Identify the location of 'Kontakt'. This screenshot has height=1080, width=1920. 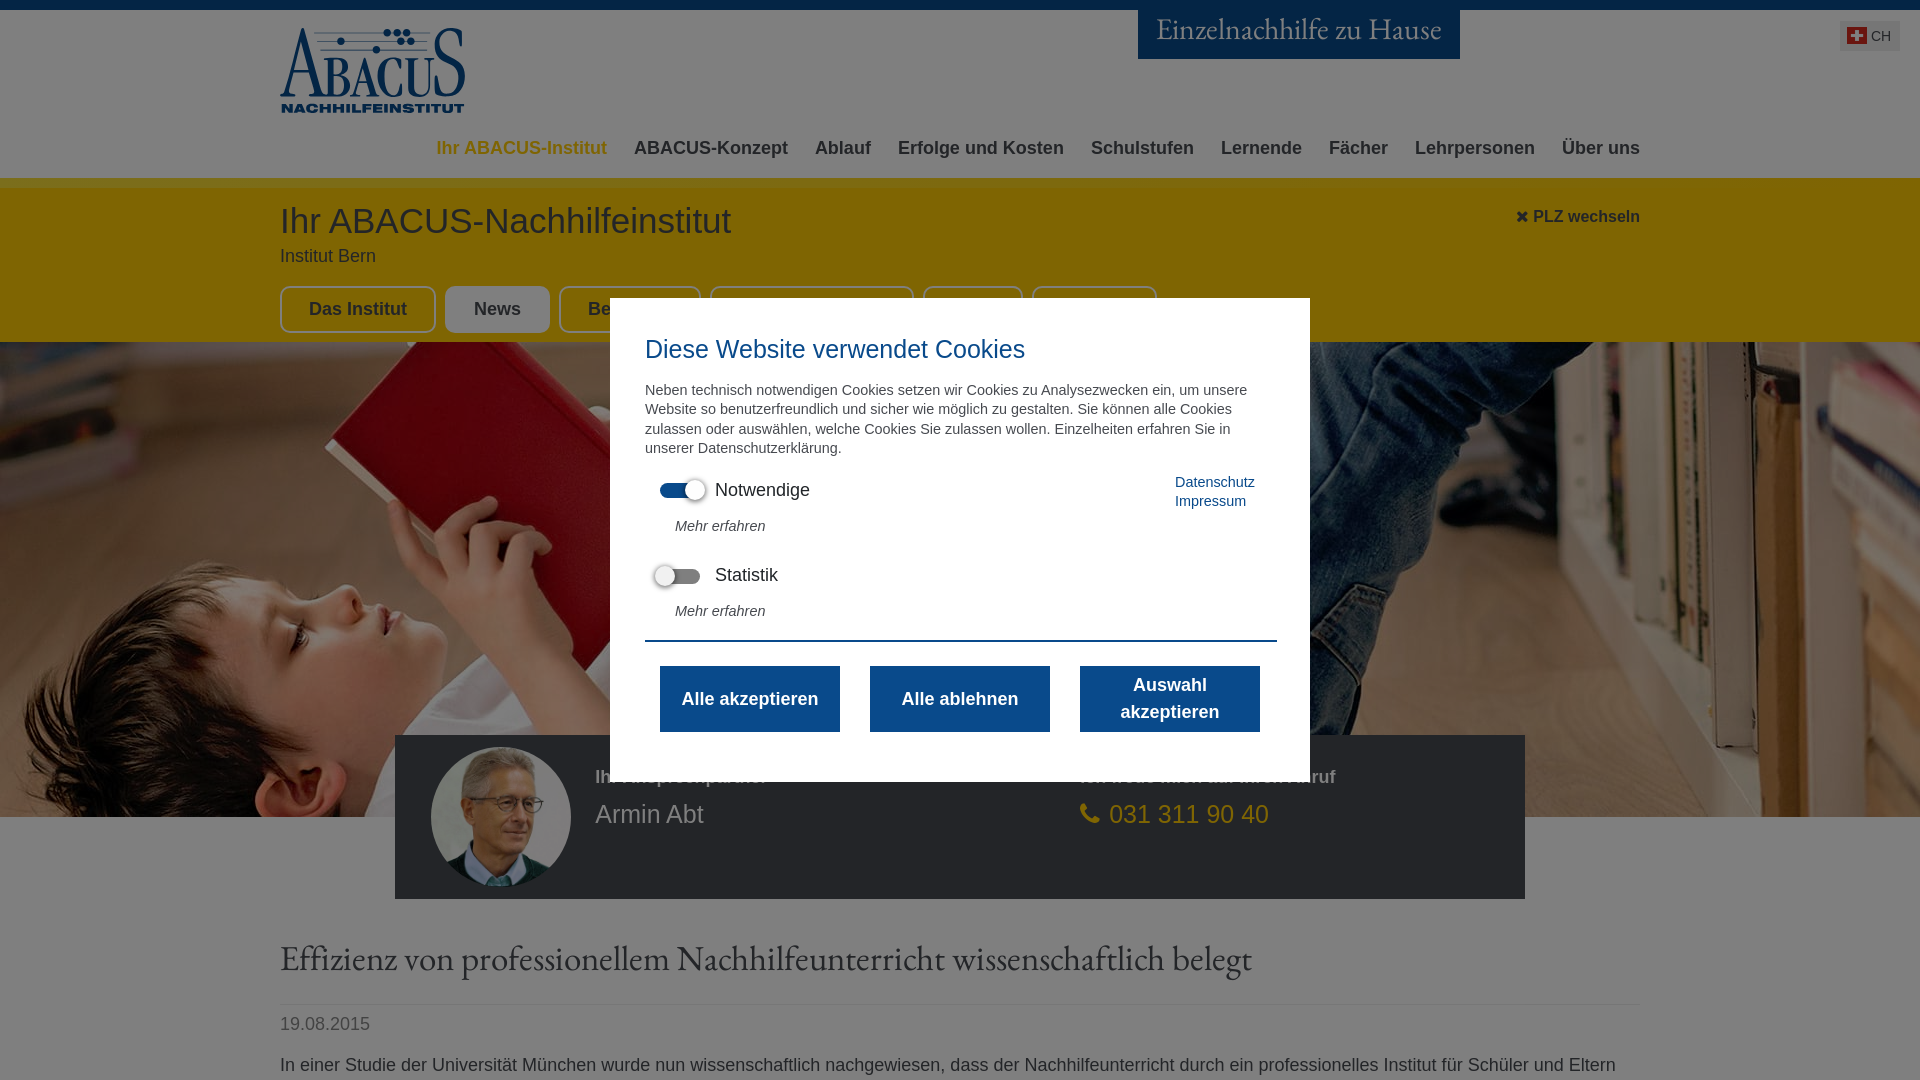
(1032, 308).